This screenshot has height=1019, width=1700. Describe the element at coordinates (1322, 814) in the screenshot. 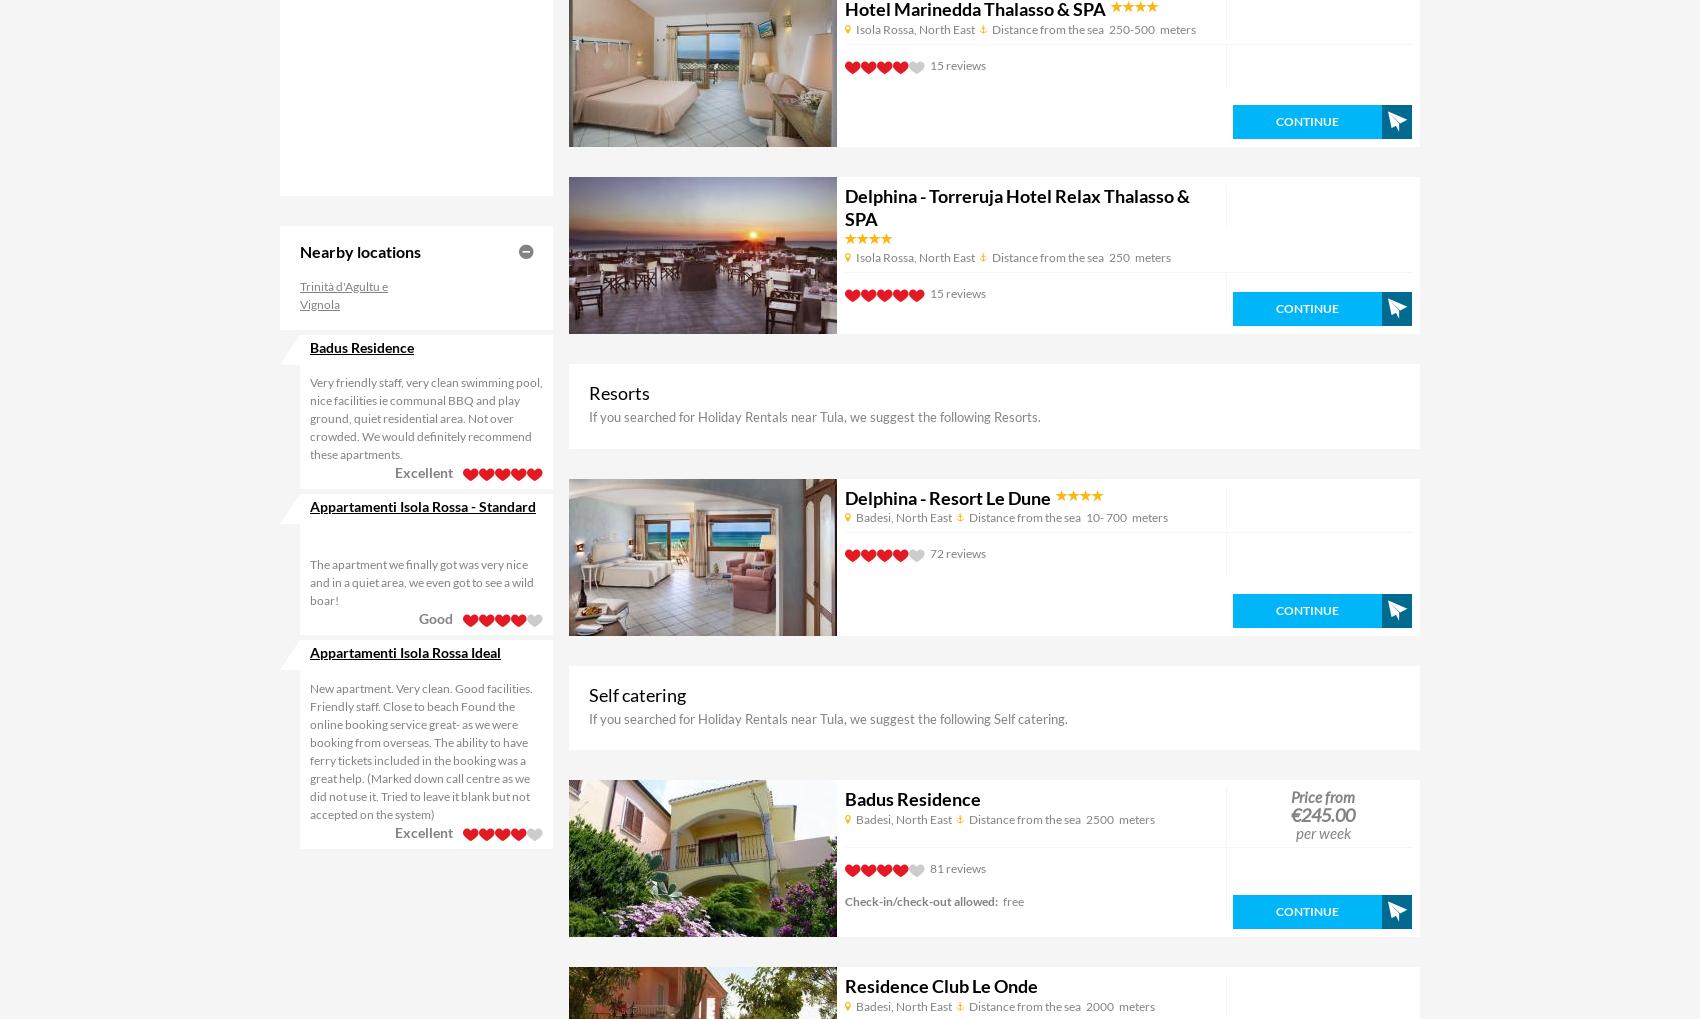

I see `'€245.00'` at that location.